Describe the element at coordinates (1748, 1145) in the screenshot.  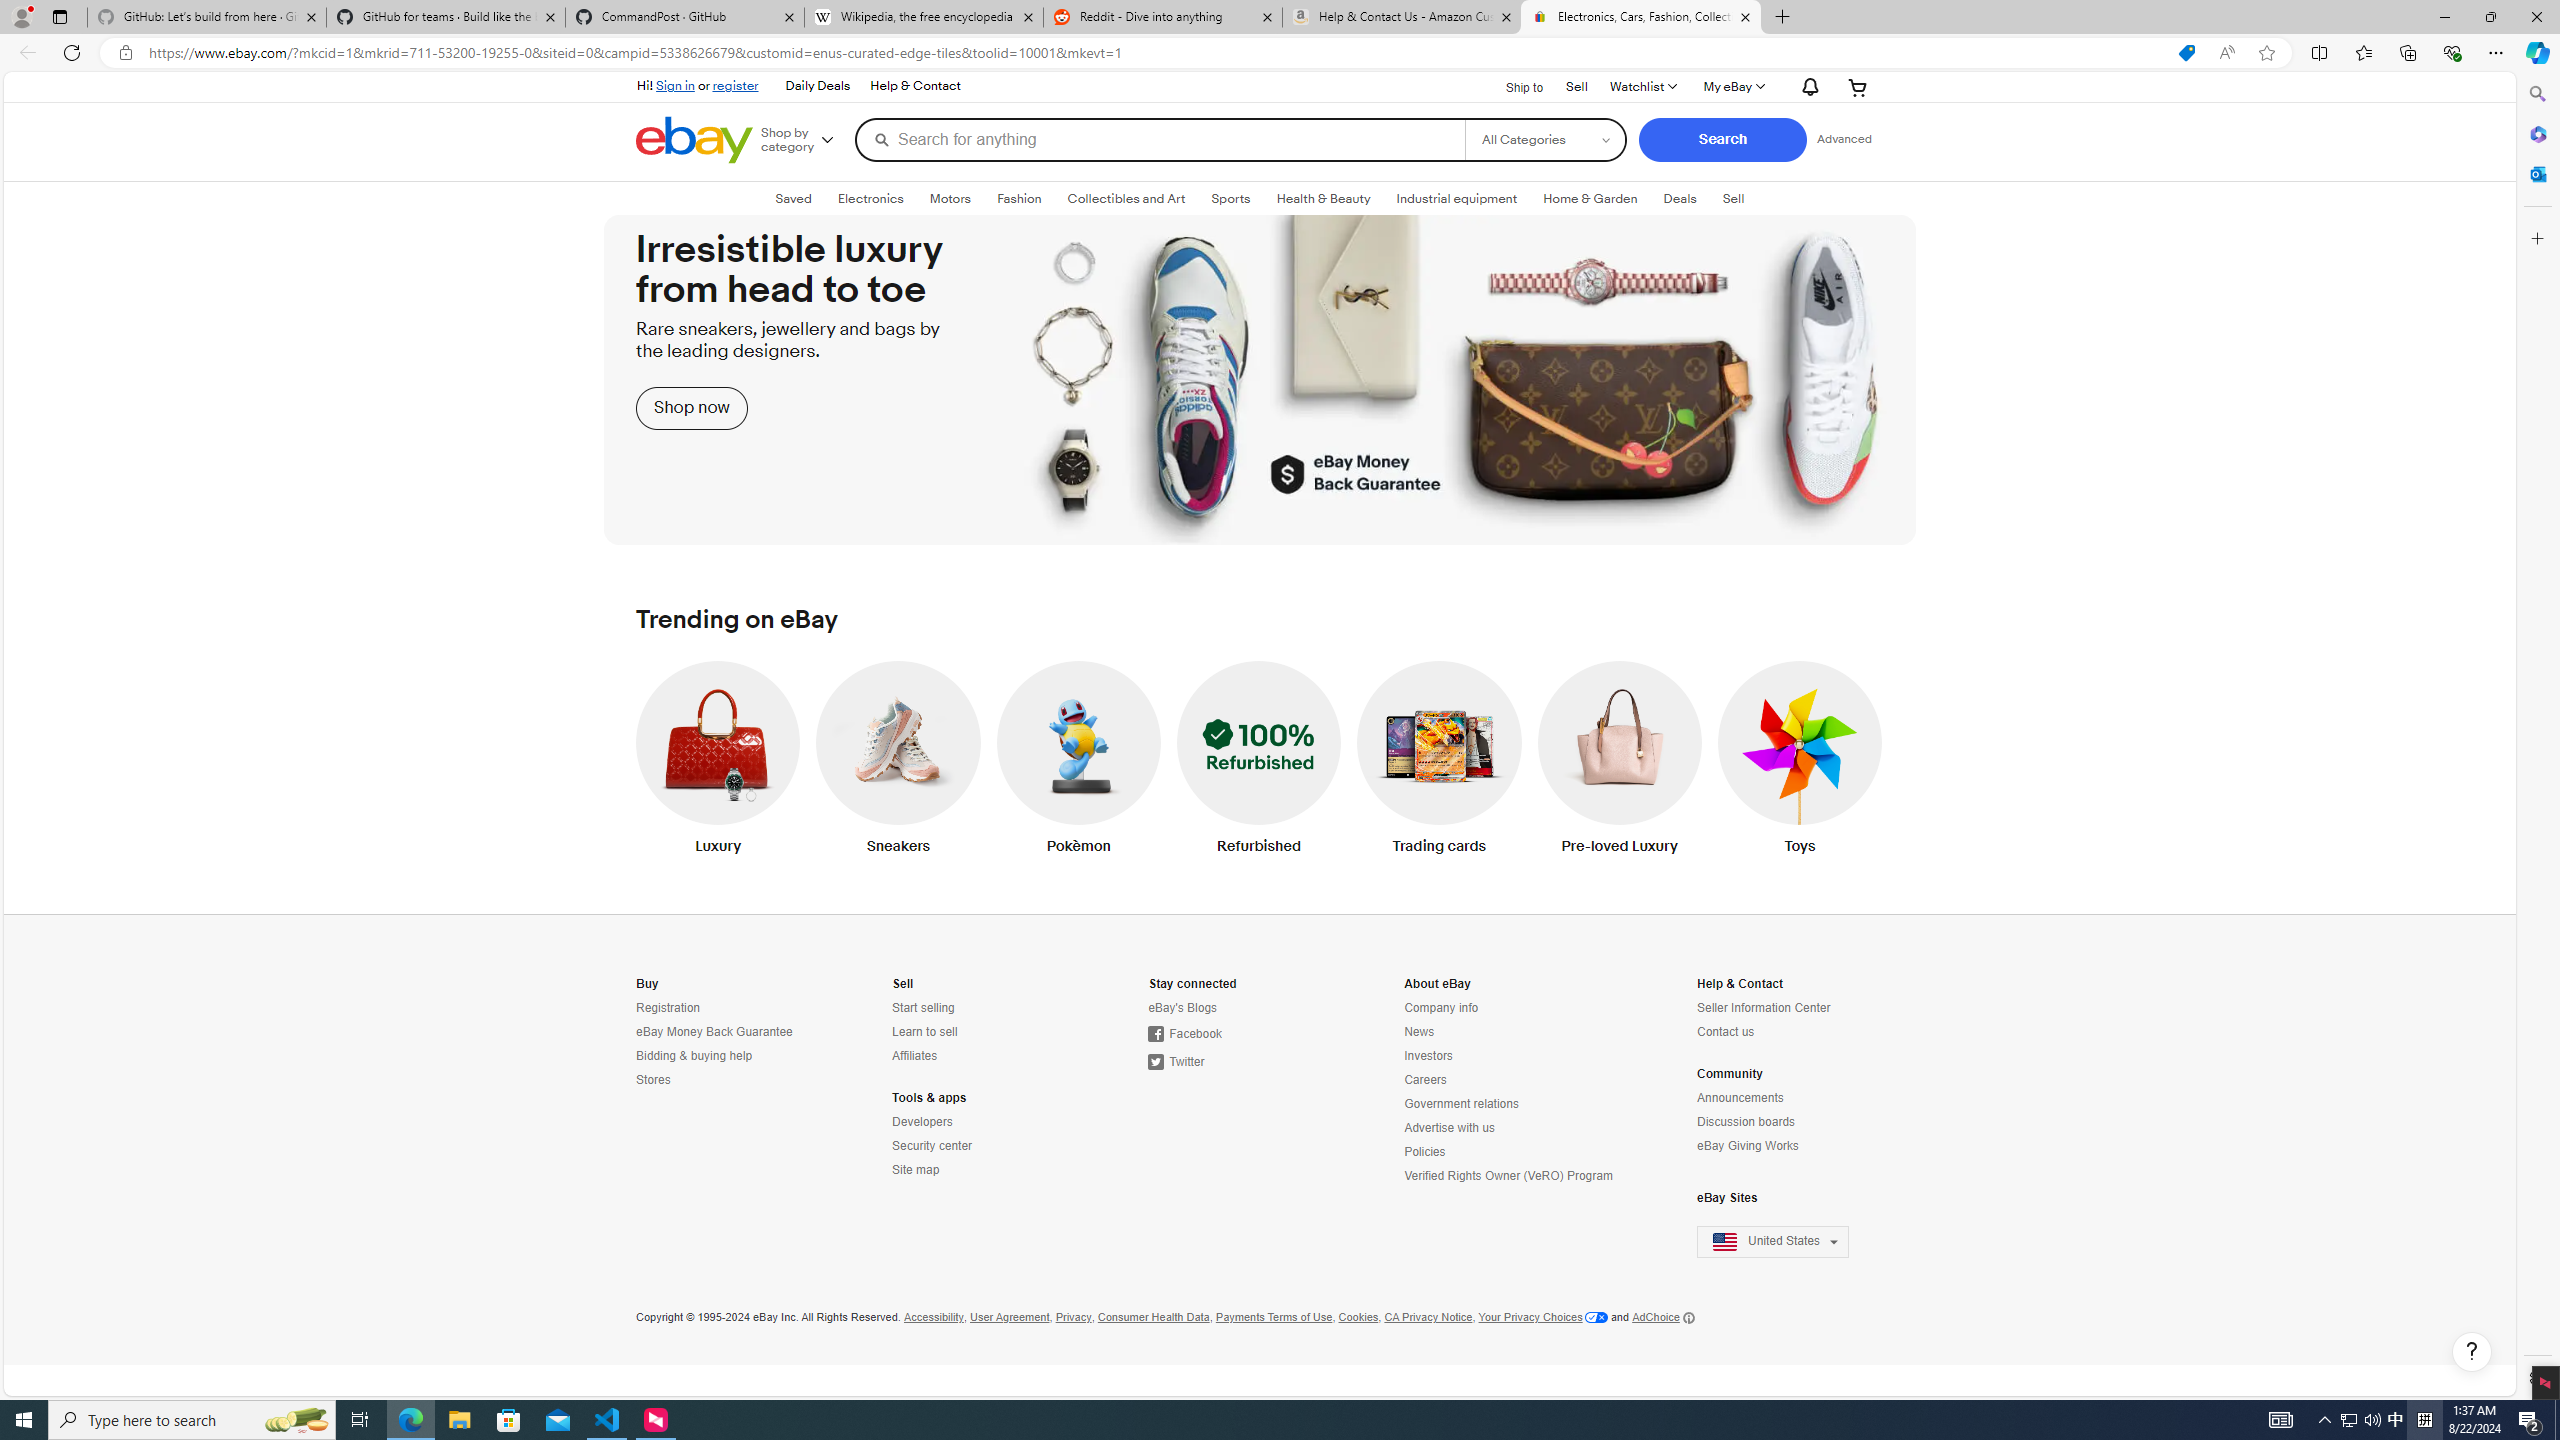
I see `'eBay Giving Works'` at that location.